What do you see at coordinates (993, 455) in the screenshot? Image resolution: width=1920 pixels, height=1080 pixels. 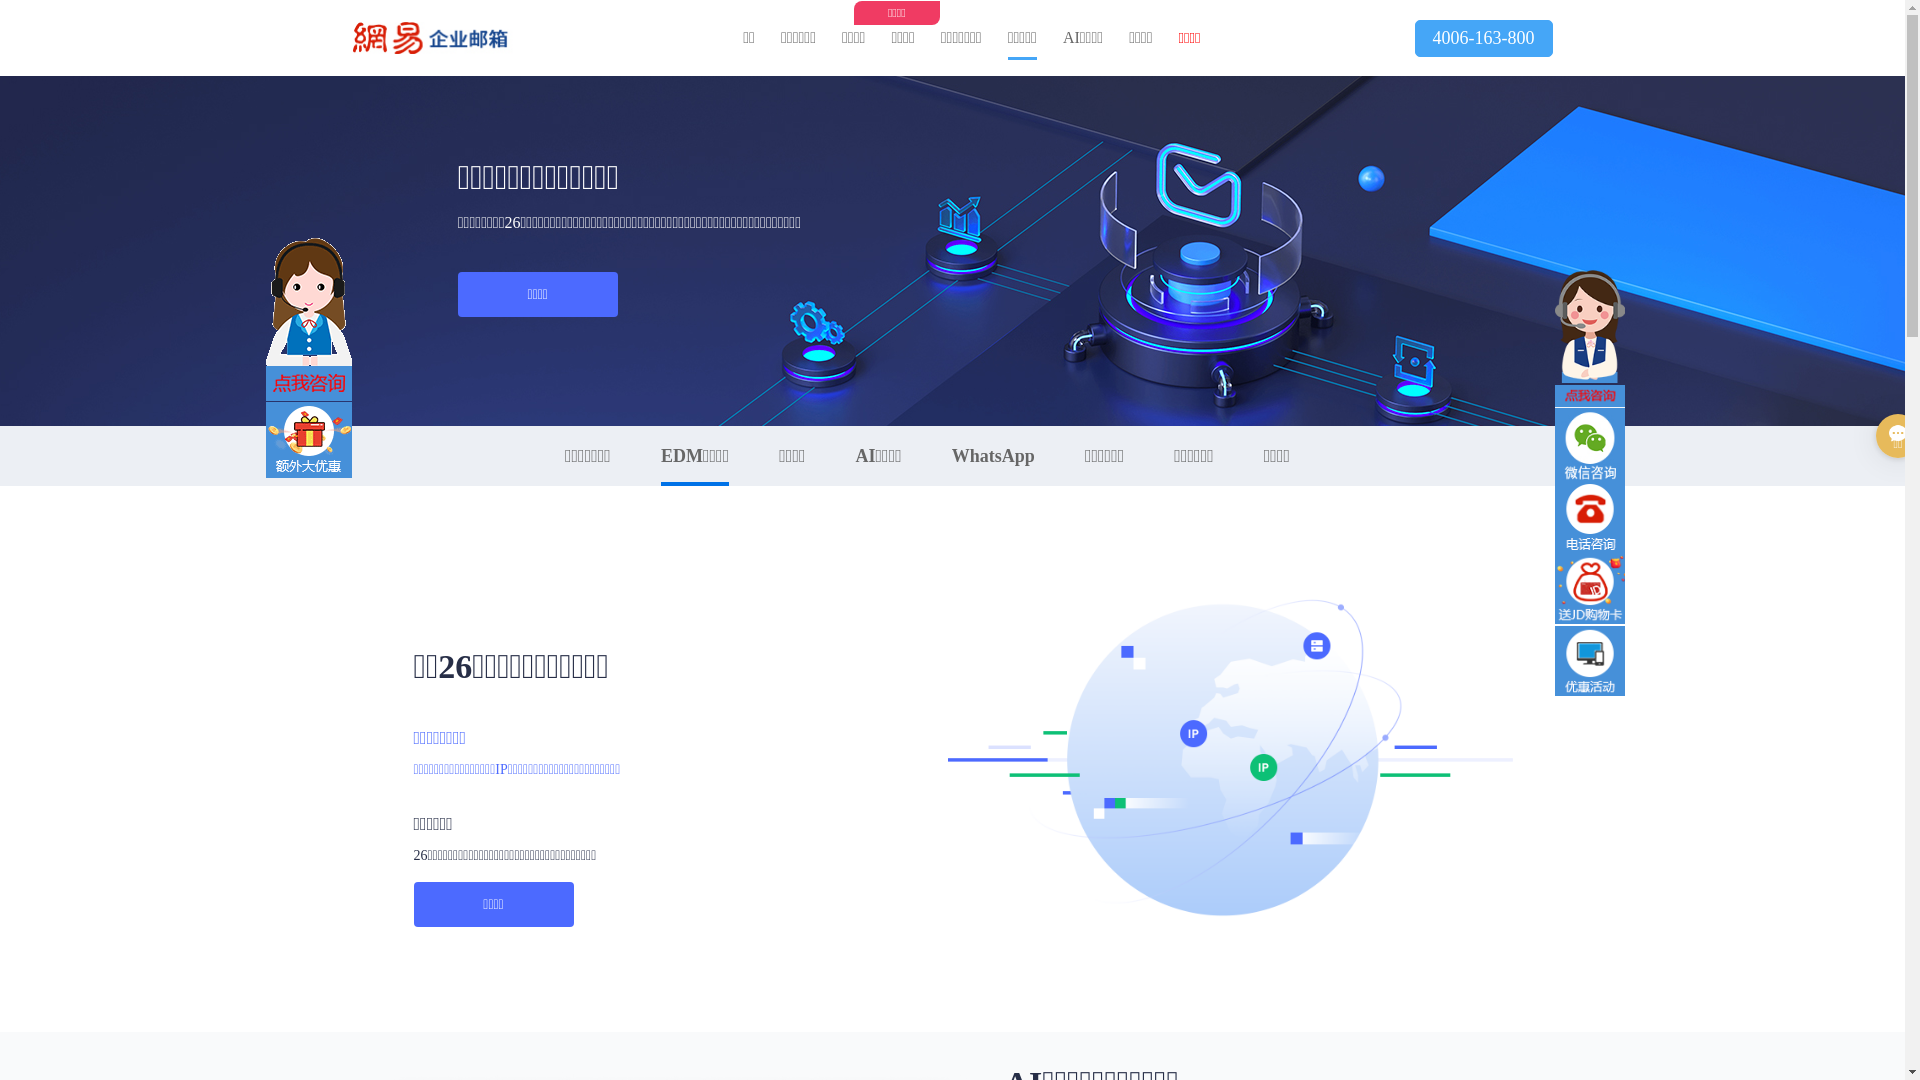 I see `'WhatsApp'` at bounding box center [993, 455].